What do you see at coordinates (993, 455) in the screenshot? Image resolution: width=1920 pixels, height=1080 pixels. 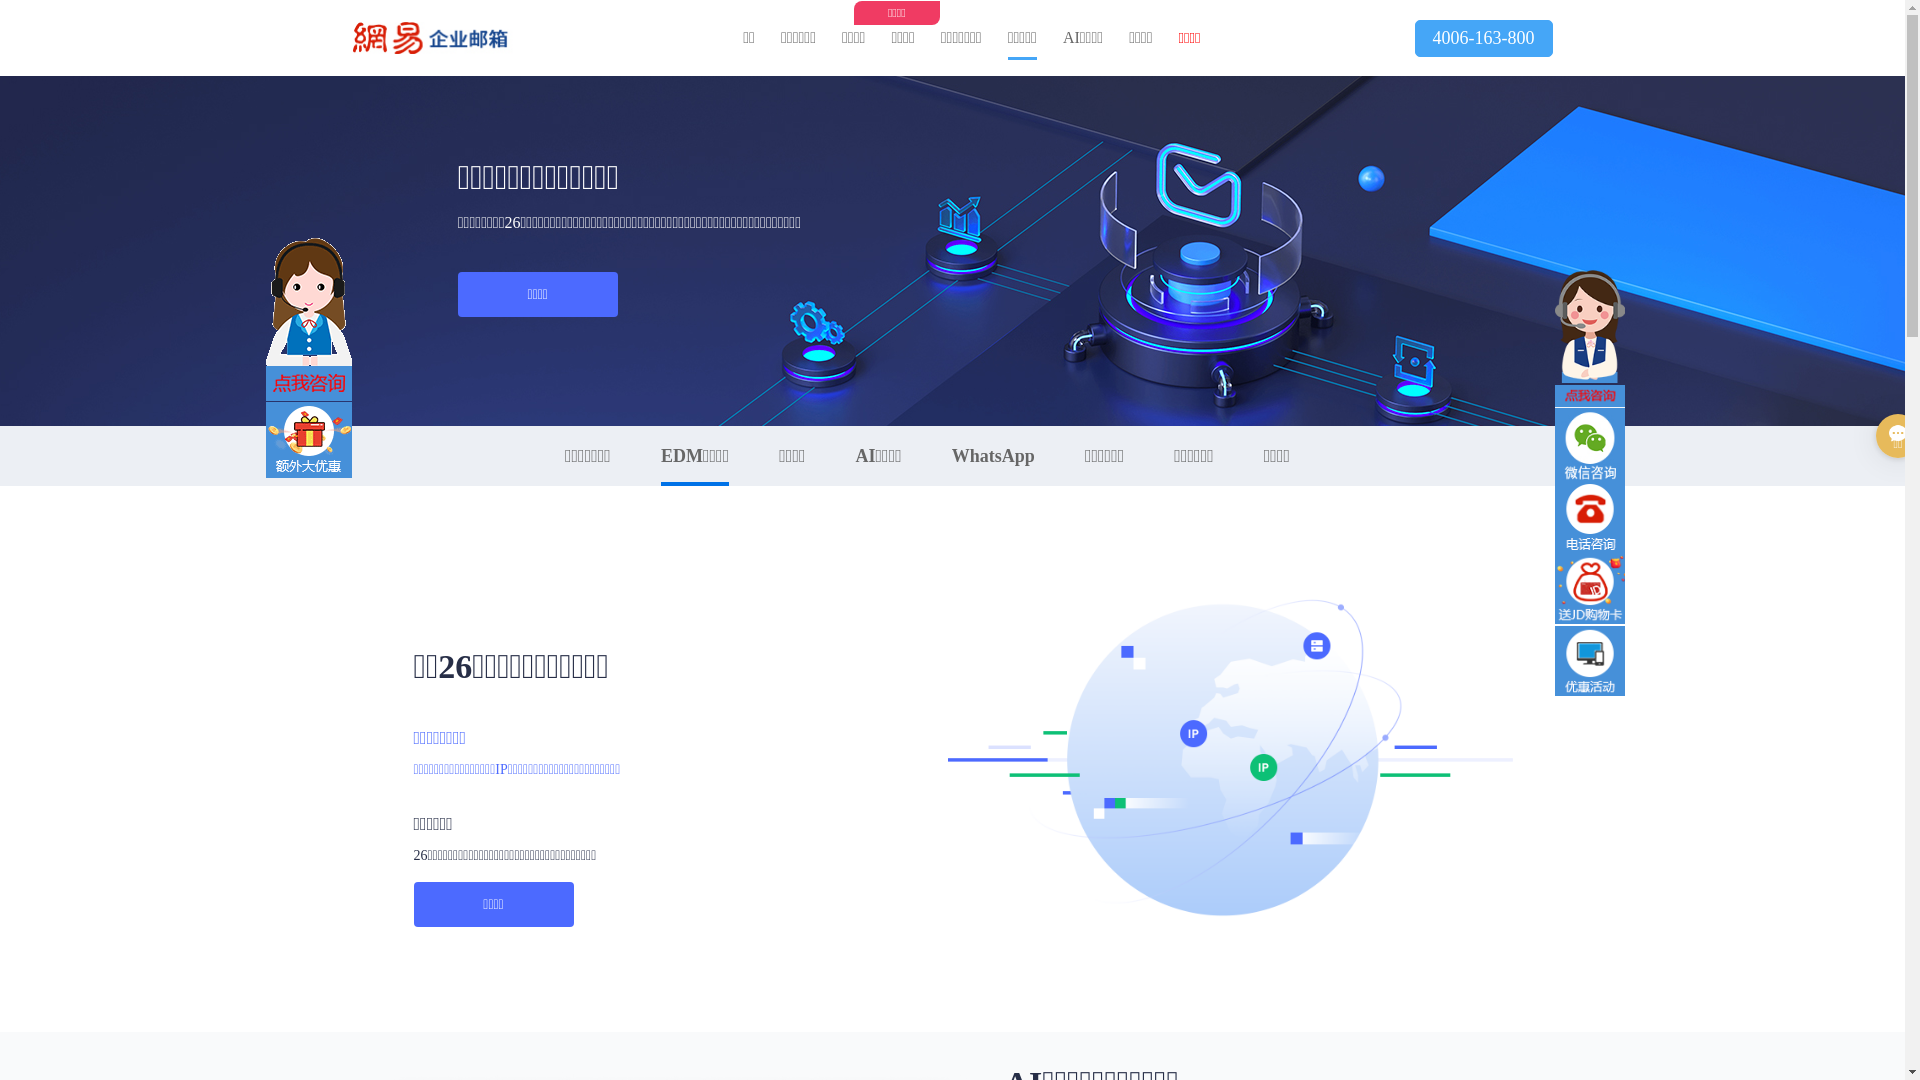 I see `'WhatsApp'` at bounding box center [993, 455].